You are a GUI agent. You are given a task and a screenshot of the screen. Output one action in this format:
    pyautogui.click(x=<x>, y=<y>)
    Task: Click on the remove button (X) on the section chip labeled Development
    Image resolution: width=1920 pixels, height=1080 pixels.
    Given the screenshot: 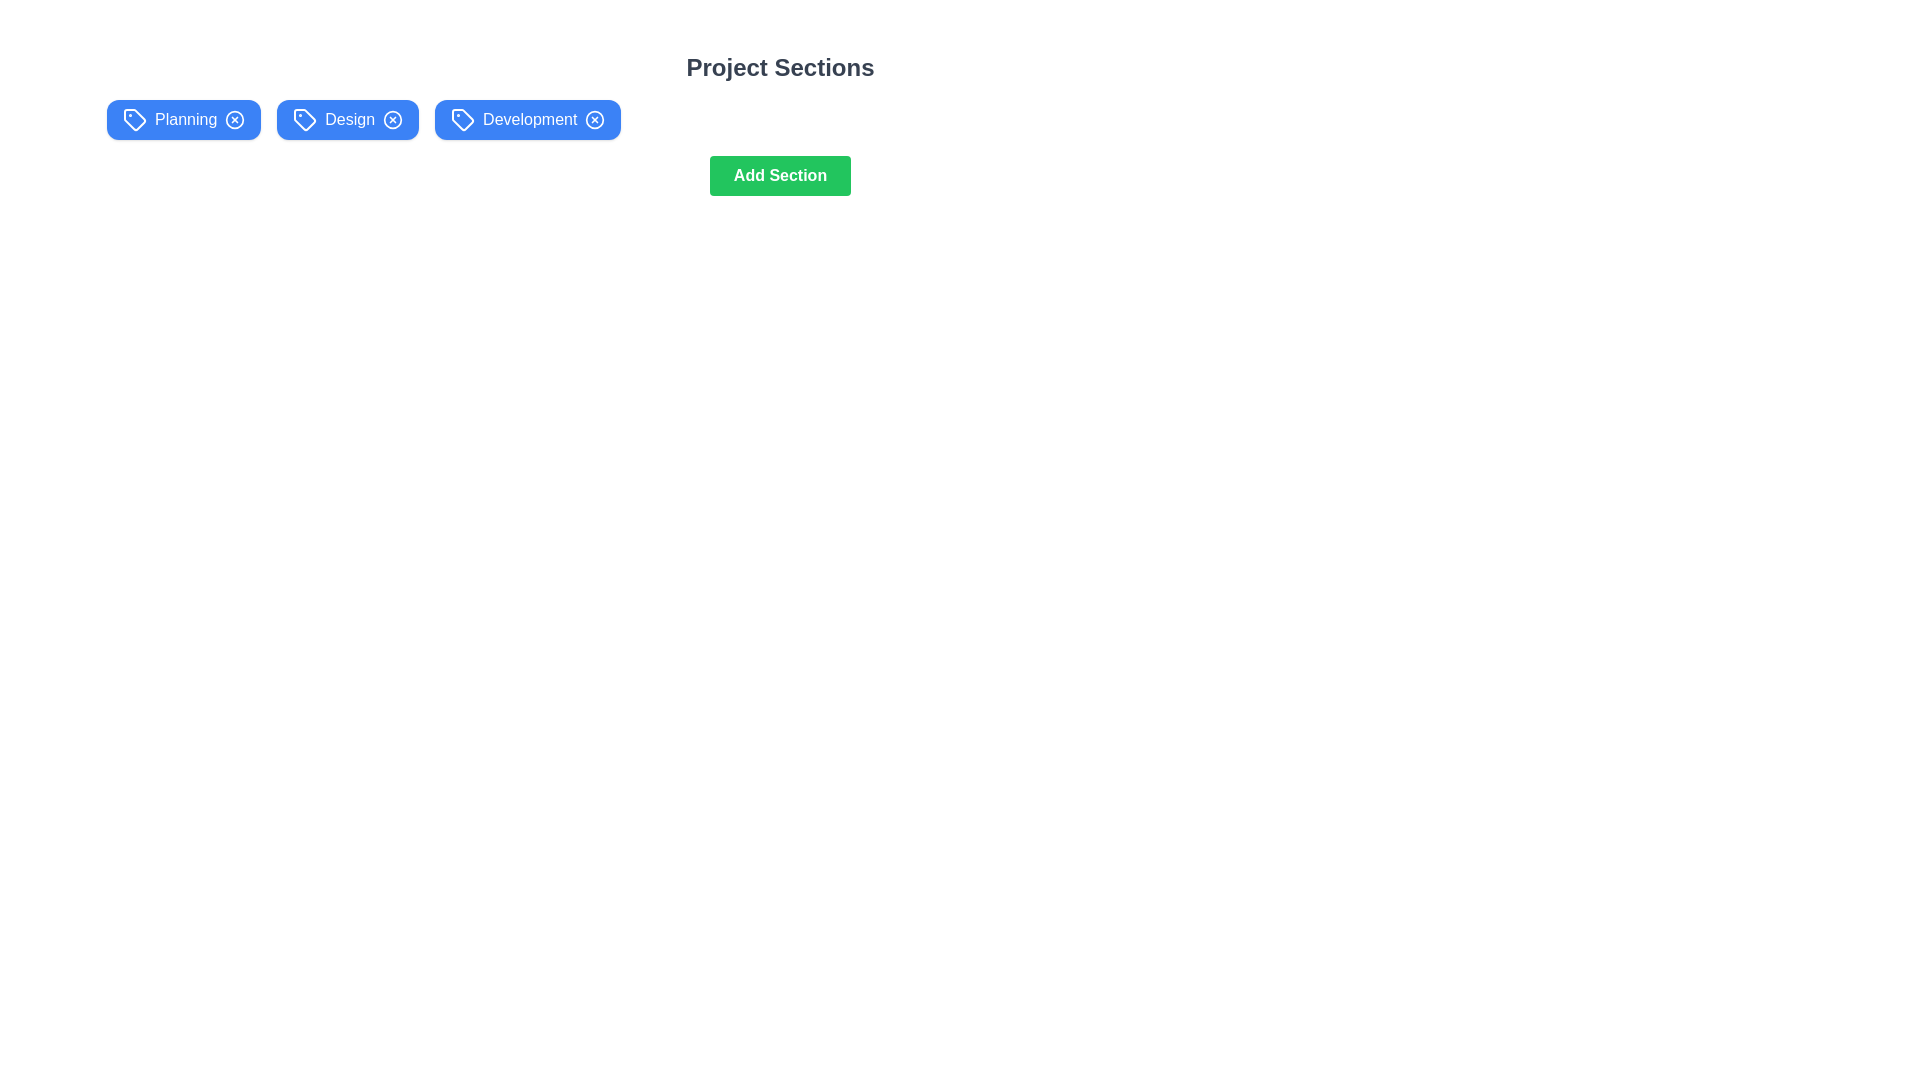 What is the action you would take?
    pyautogui.click(x=594, y=119)
    